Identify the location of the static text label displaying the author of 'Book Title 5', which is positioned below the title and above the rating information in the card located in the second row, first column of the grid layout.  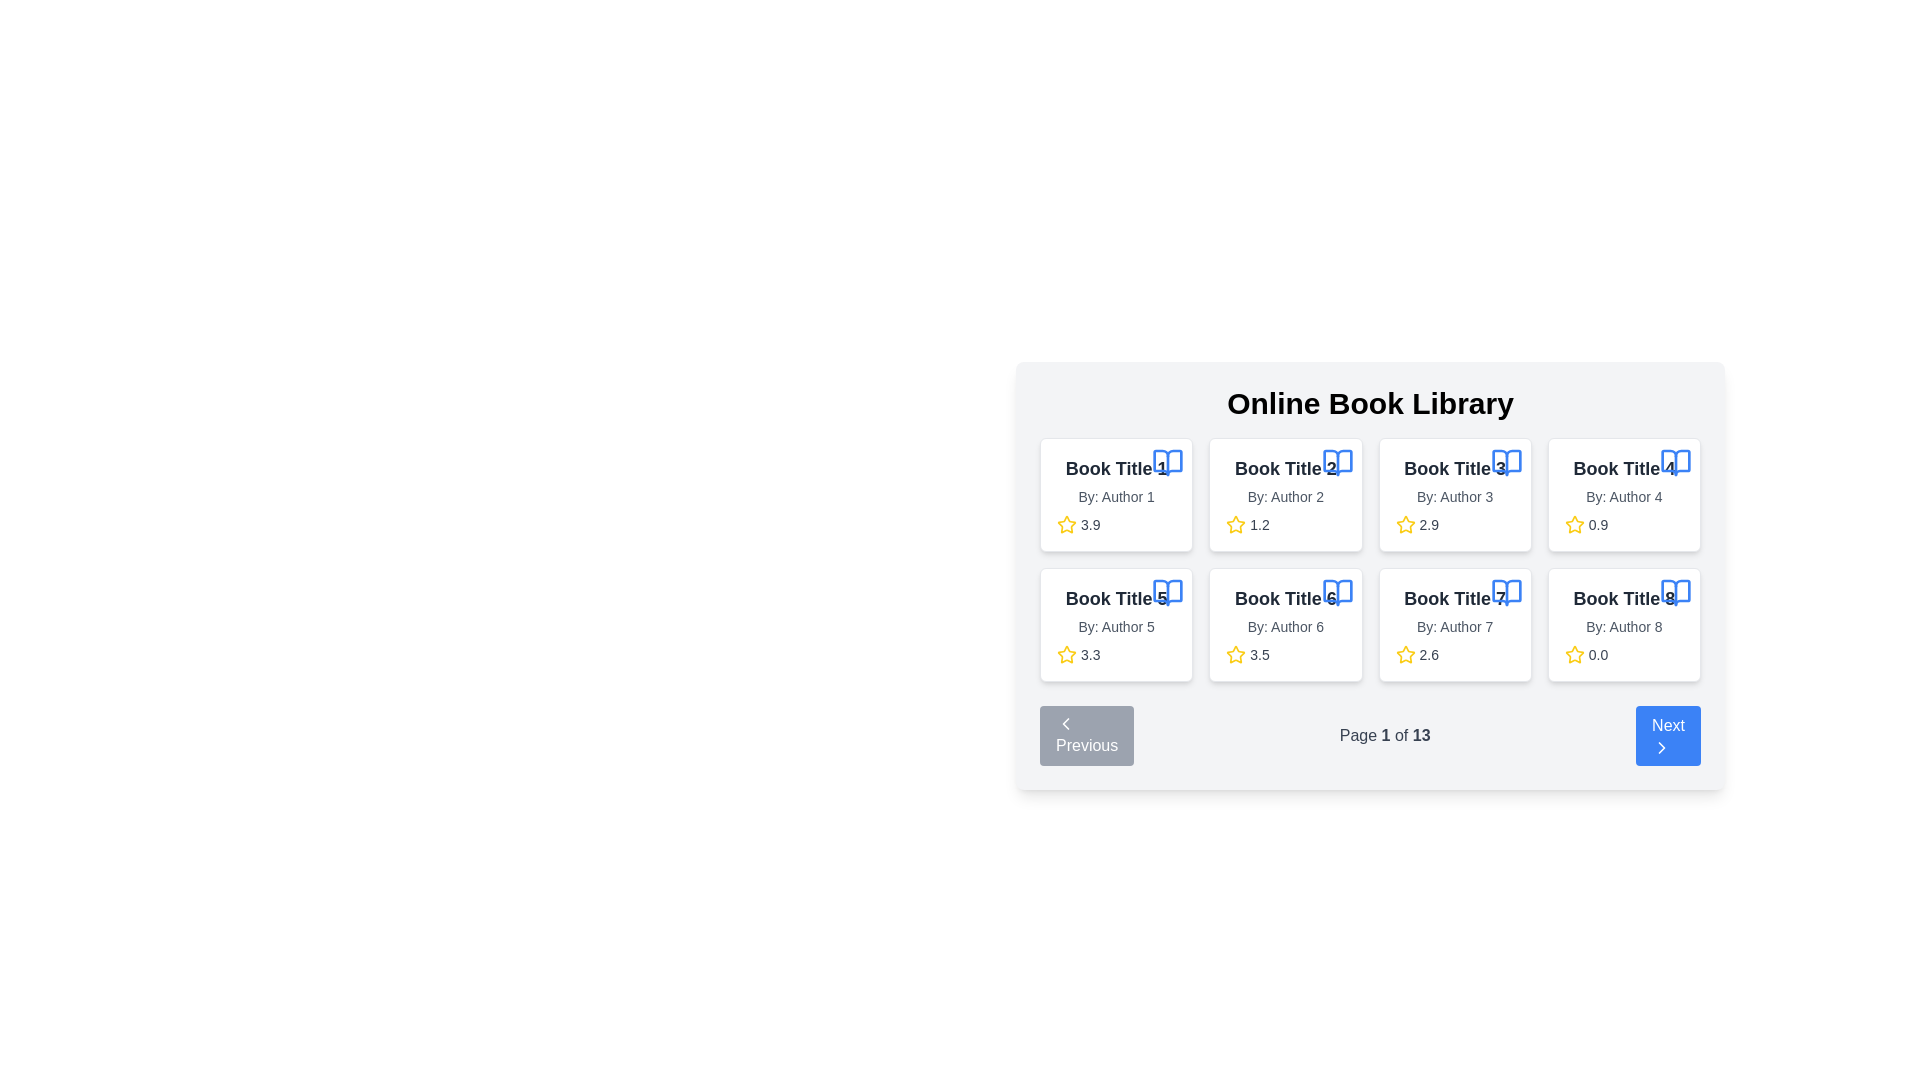
(1115, 626).